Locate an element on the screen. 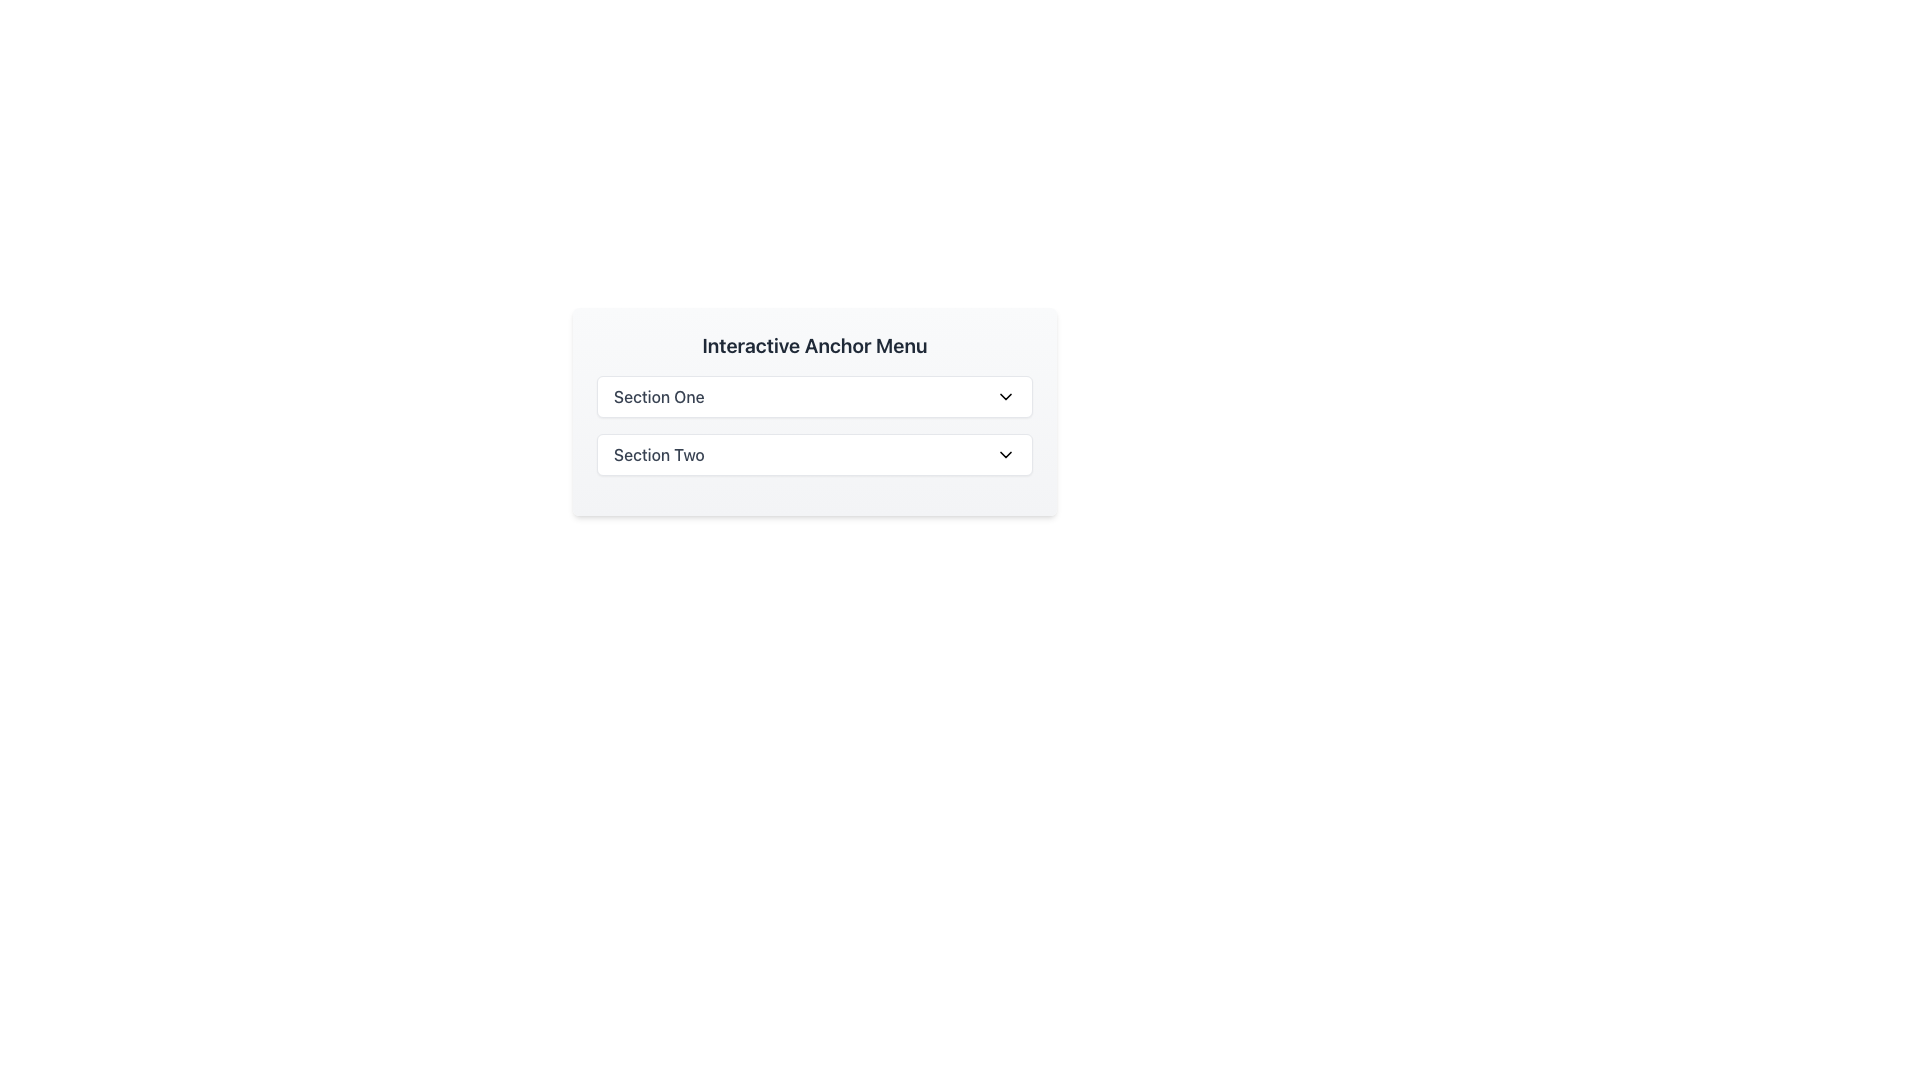 The image size is (1920, 1080). the Dropdown button related to 'Section Two' for keyboard navigation is located at coordinates (815, 455).